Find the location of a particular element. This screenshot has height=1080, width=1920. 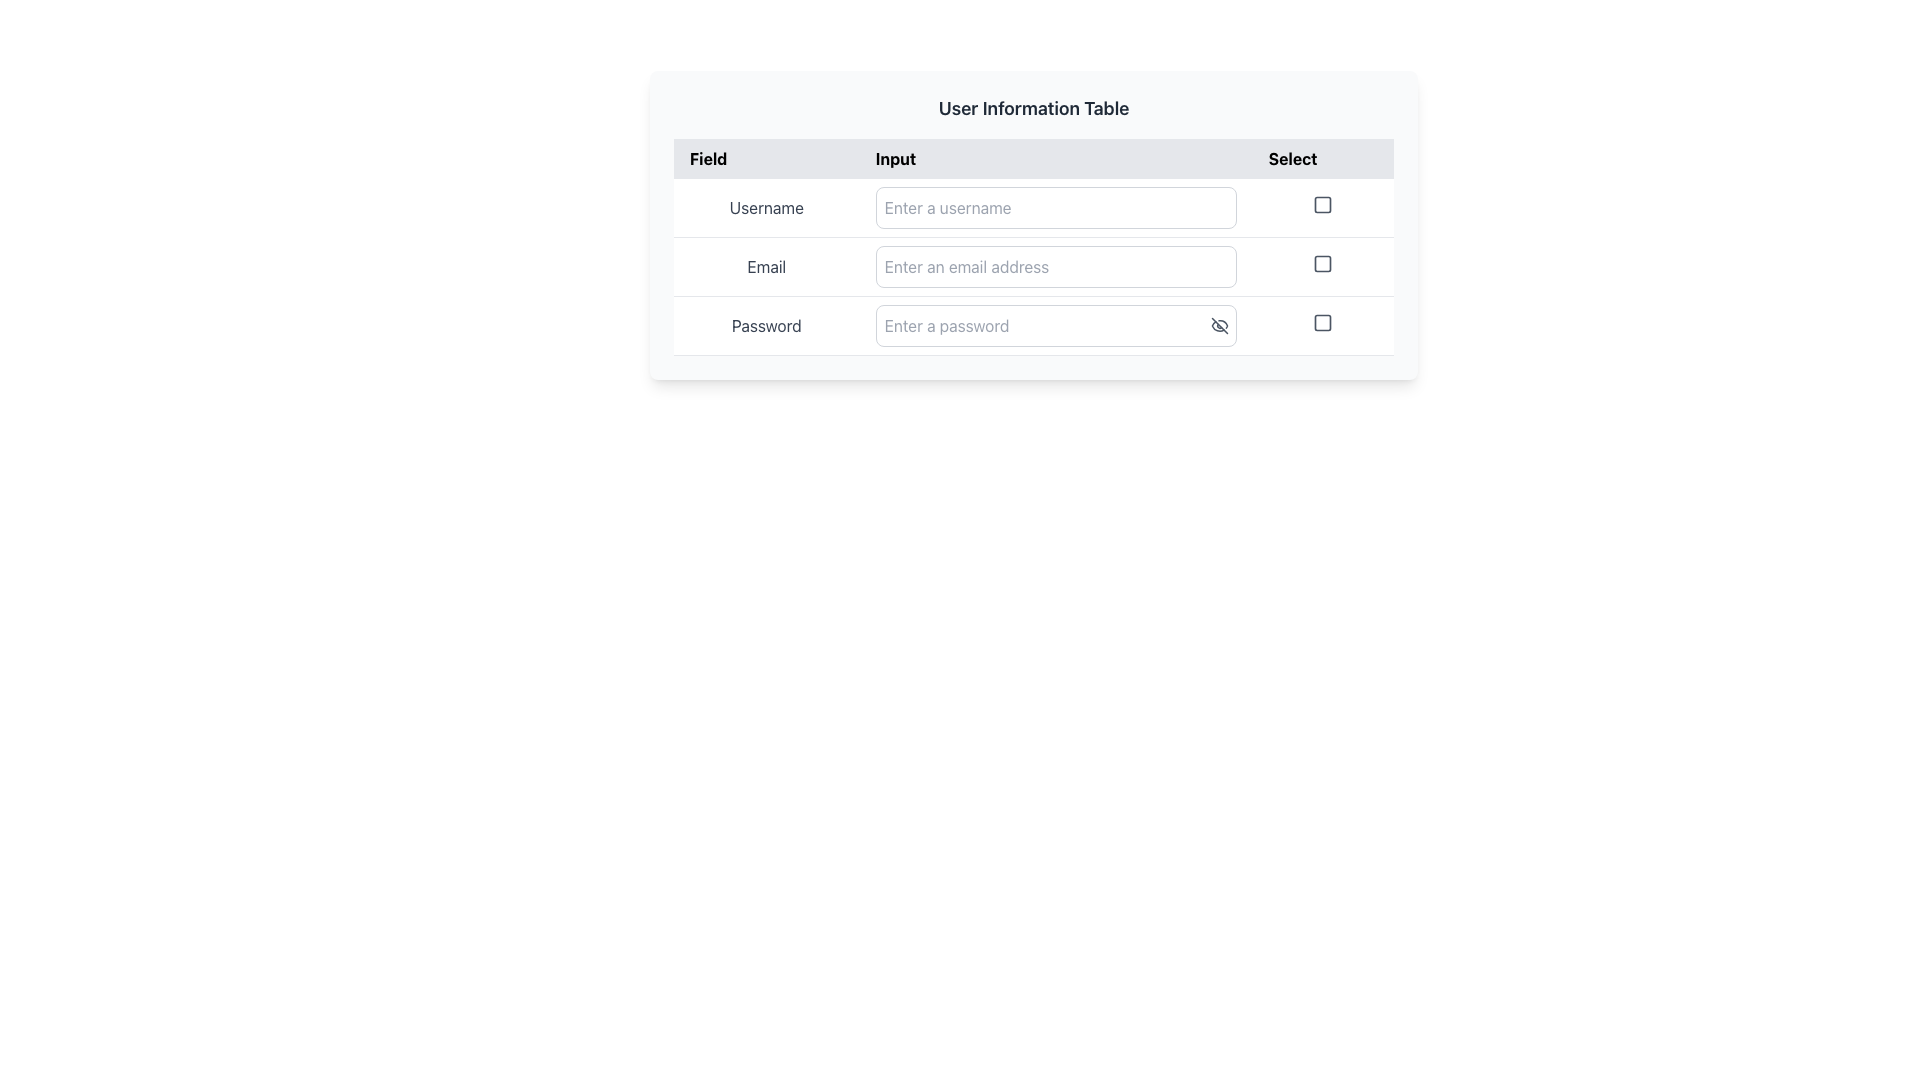

the selection toggle button in the first row of the 'User Information Table' is located at coordinates (1323, 204).